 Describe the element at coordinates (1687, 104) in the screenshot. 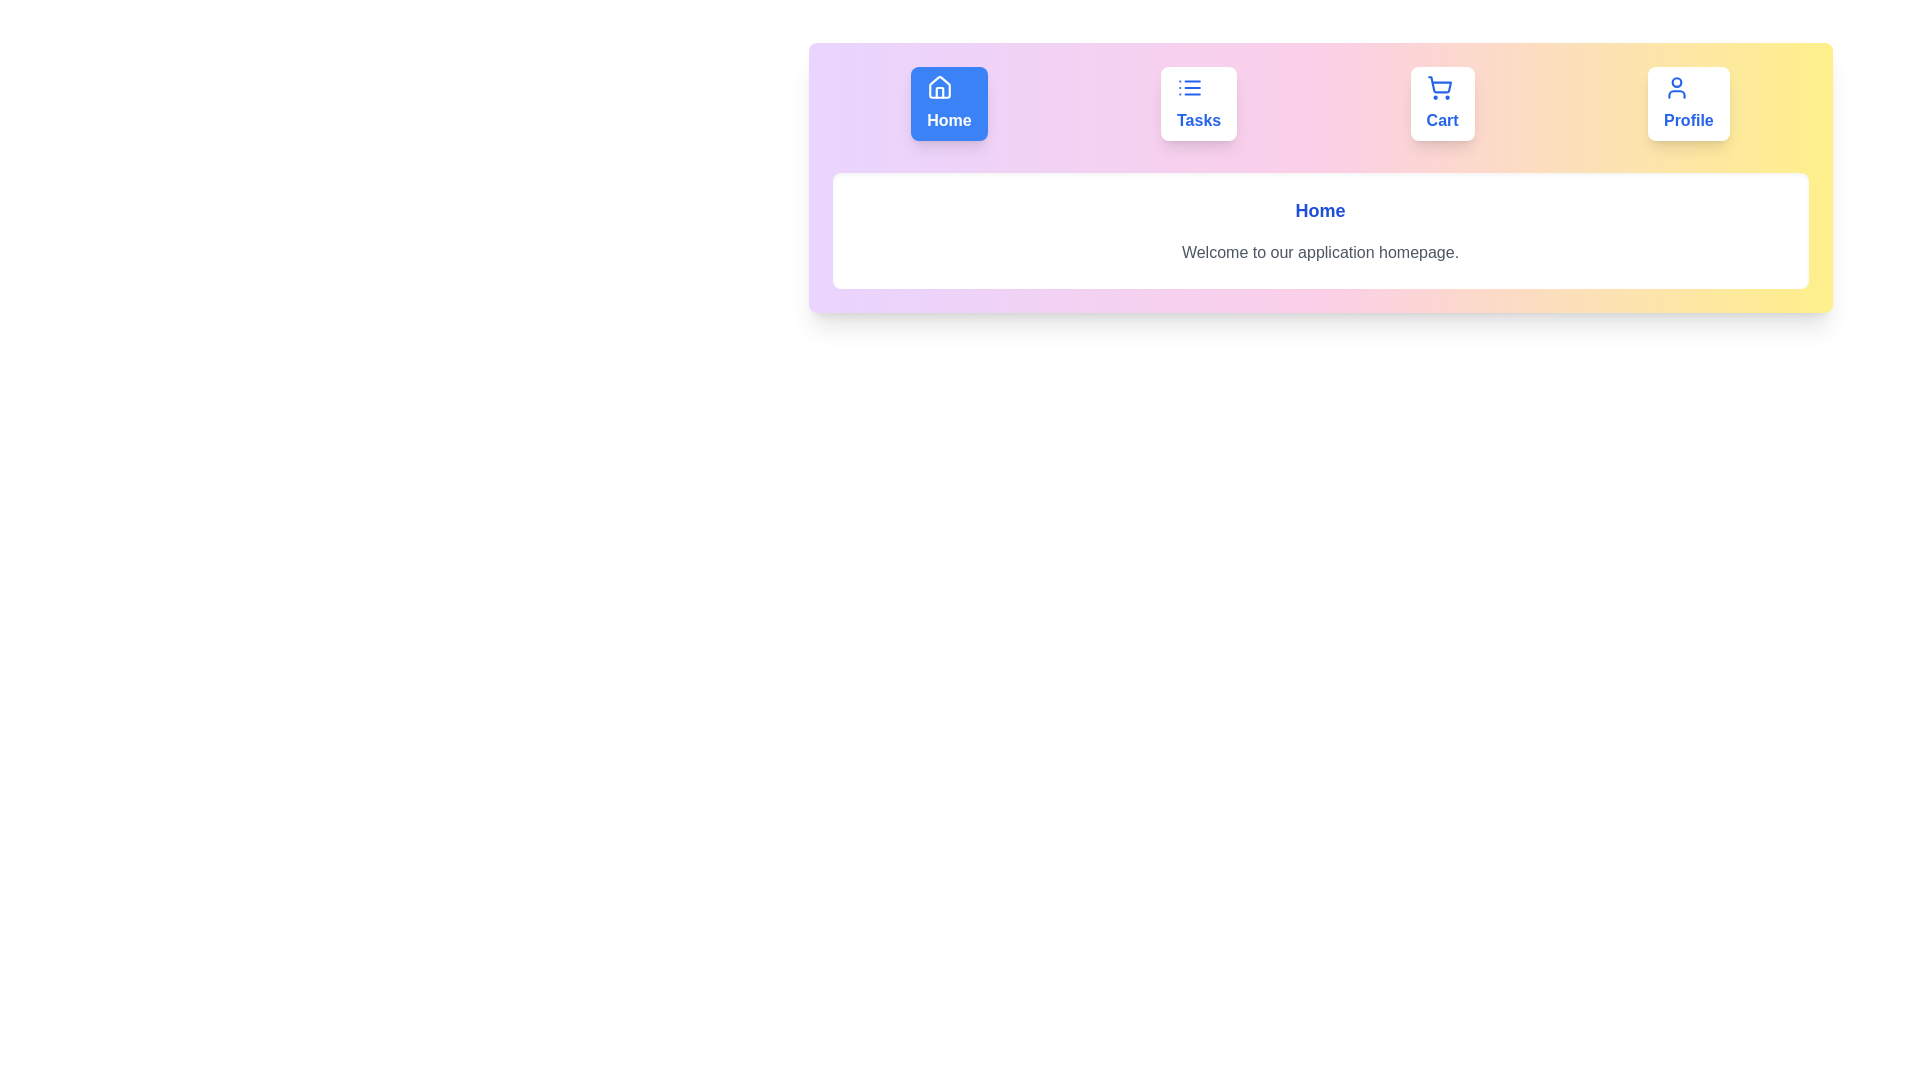

I see `the button labeled Profile to observe its animation` at that location.